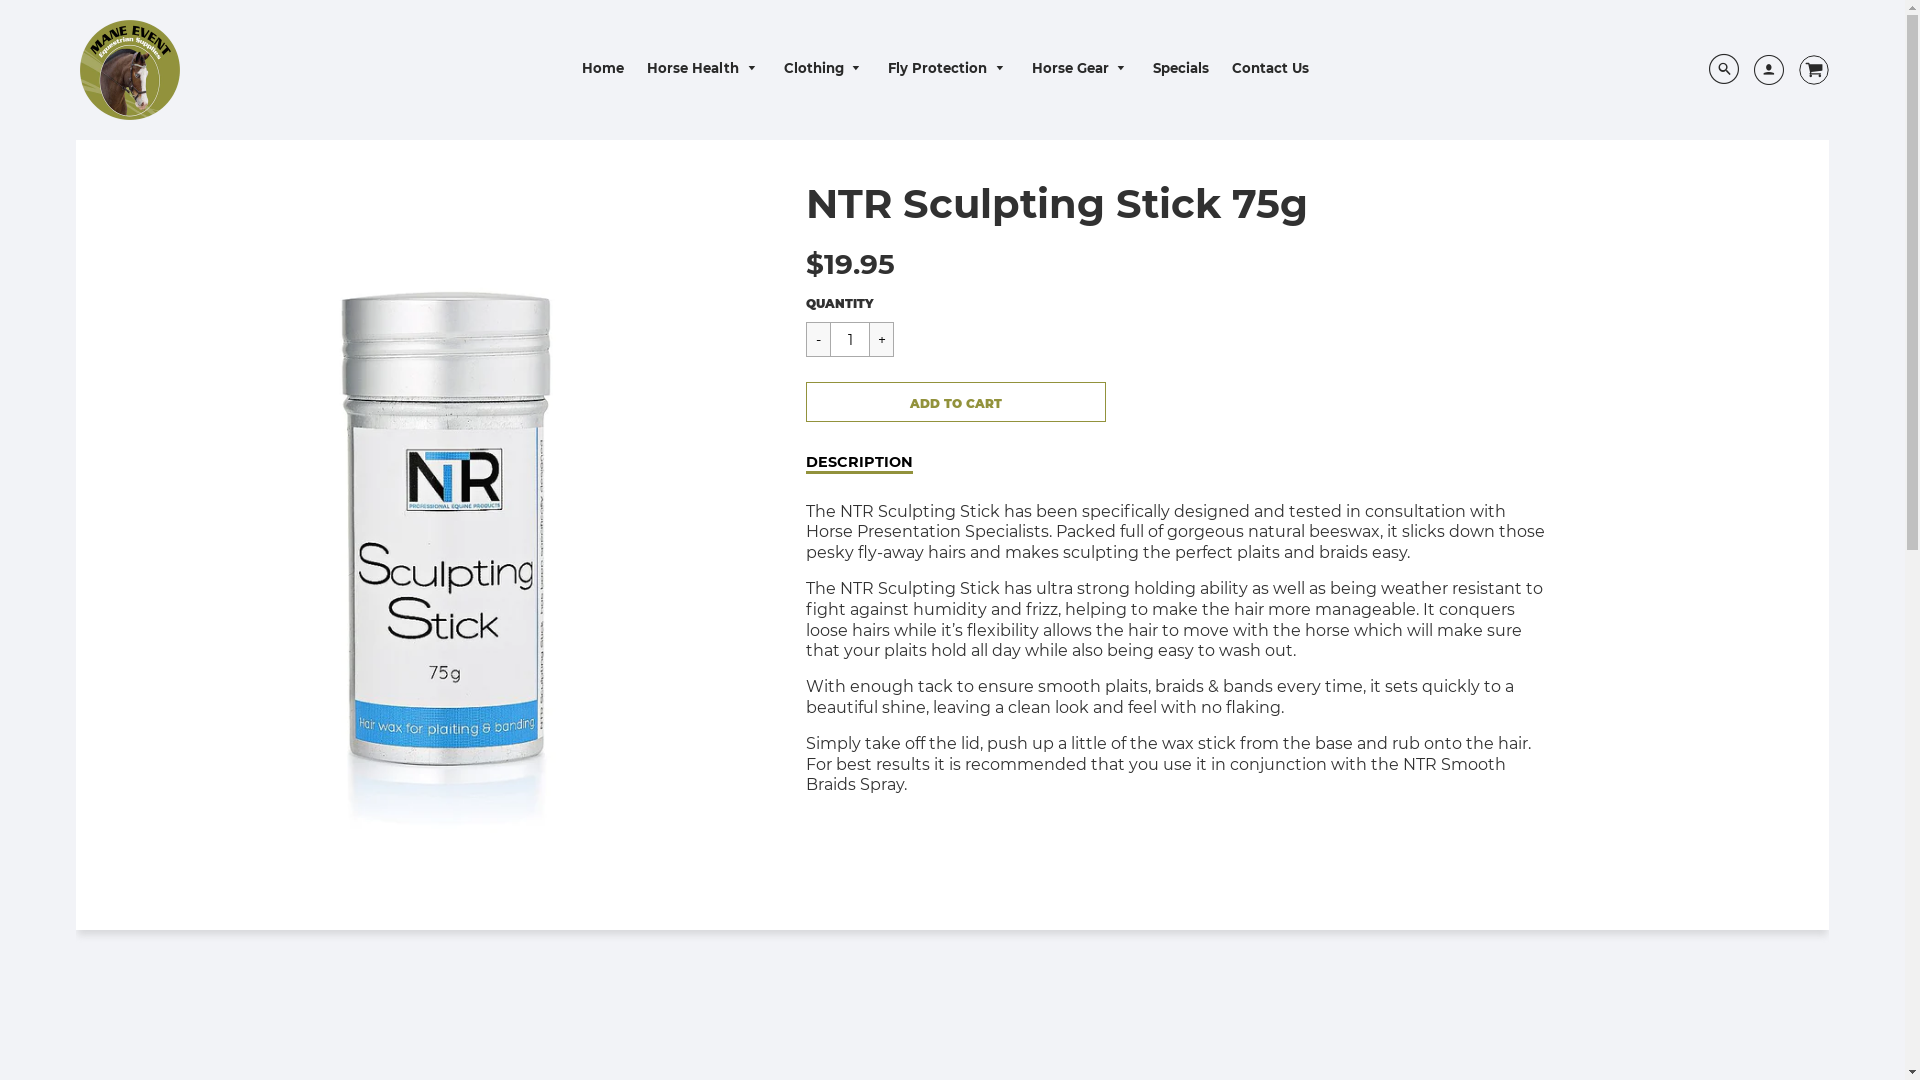  Describe the element at coordinates (1180, 67) in the screenshot. I see `'Specials'` at that location.